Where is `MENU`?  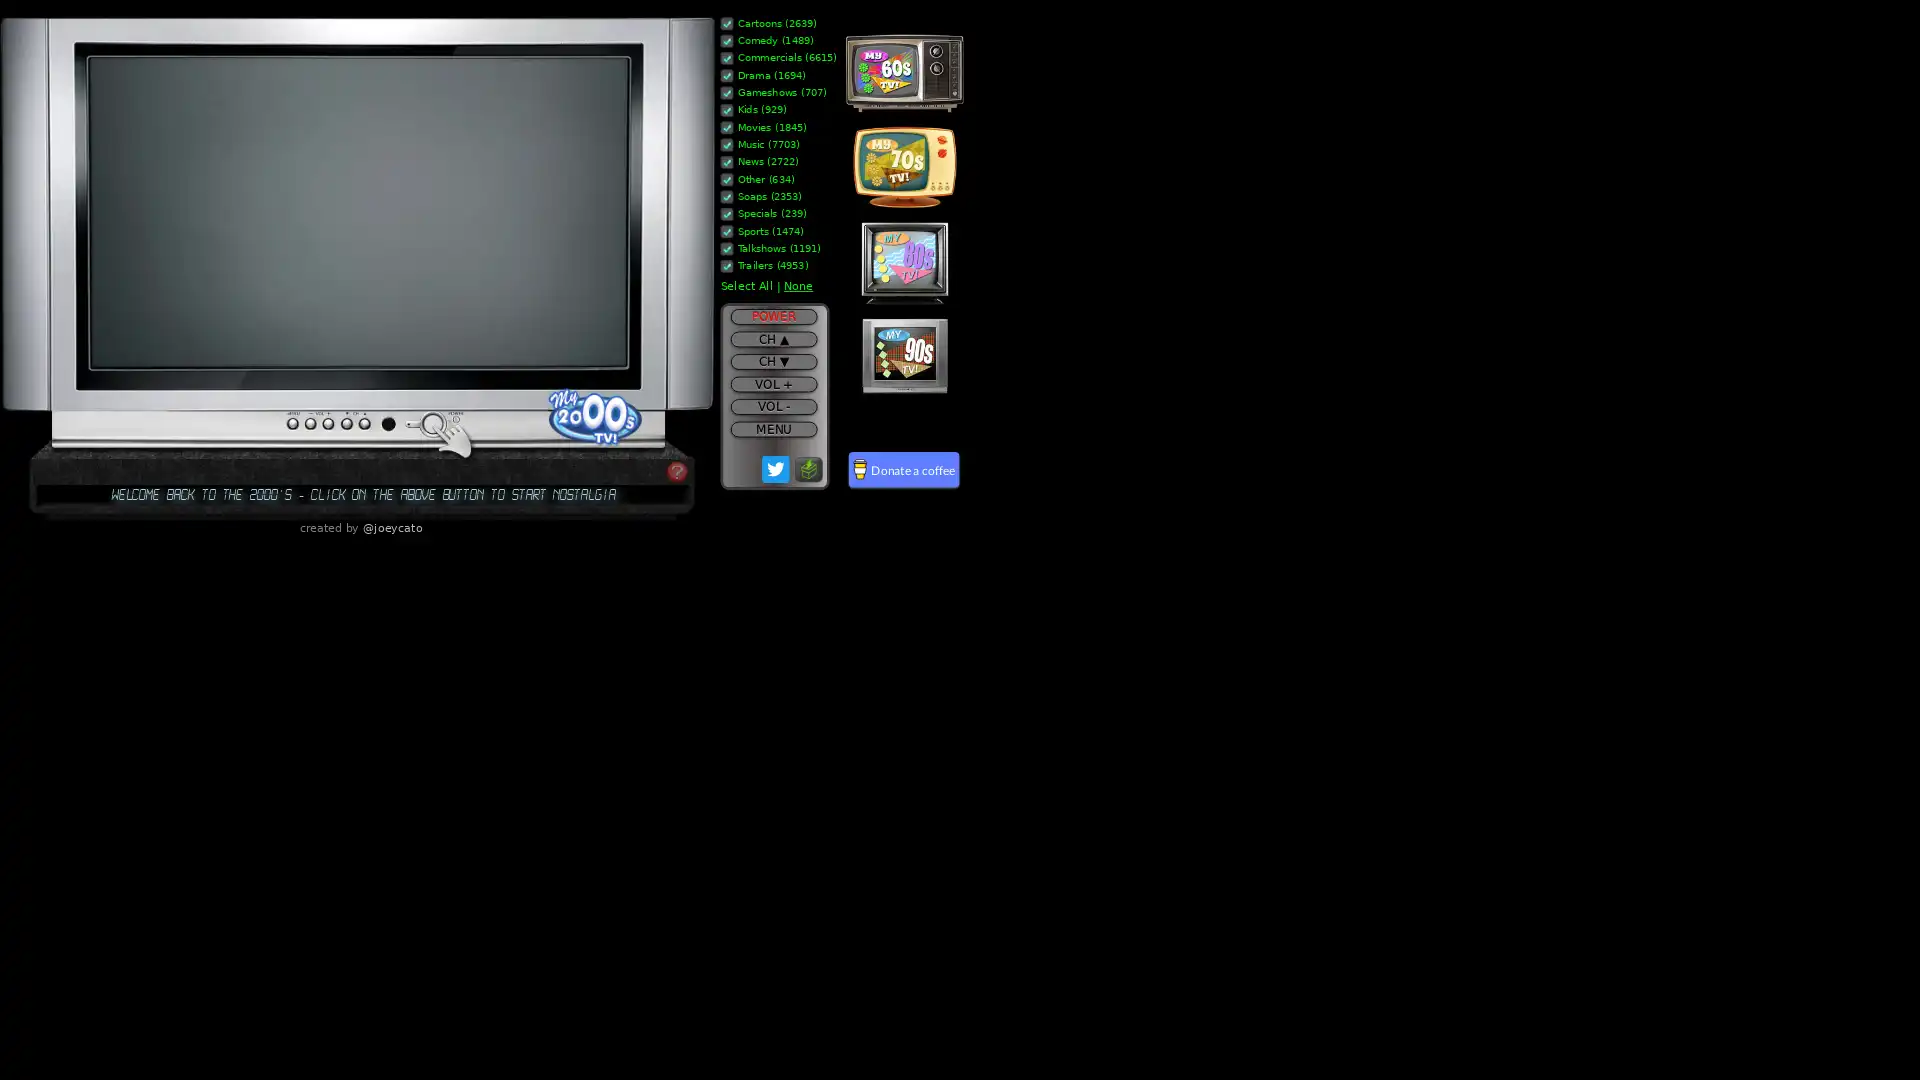 MENU is located at coordinates (772, 427).